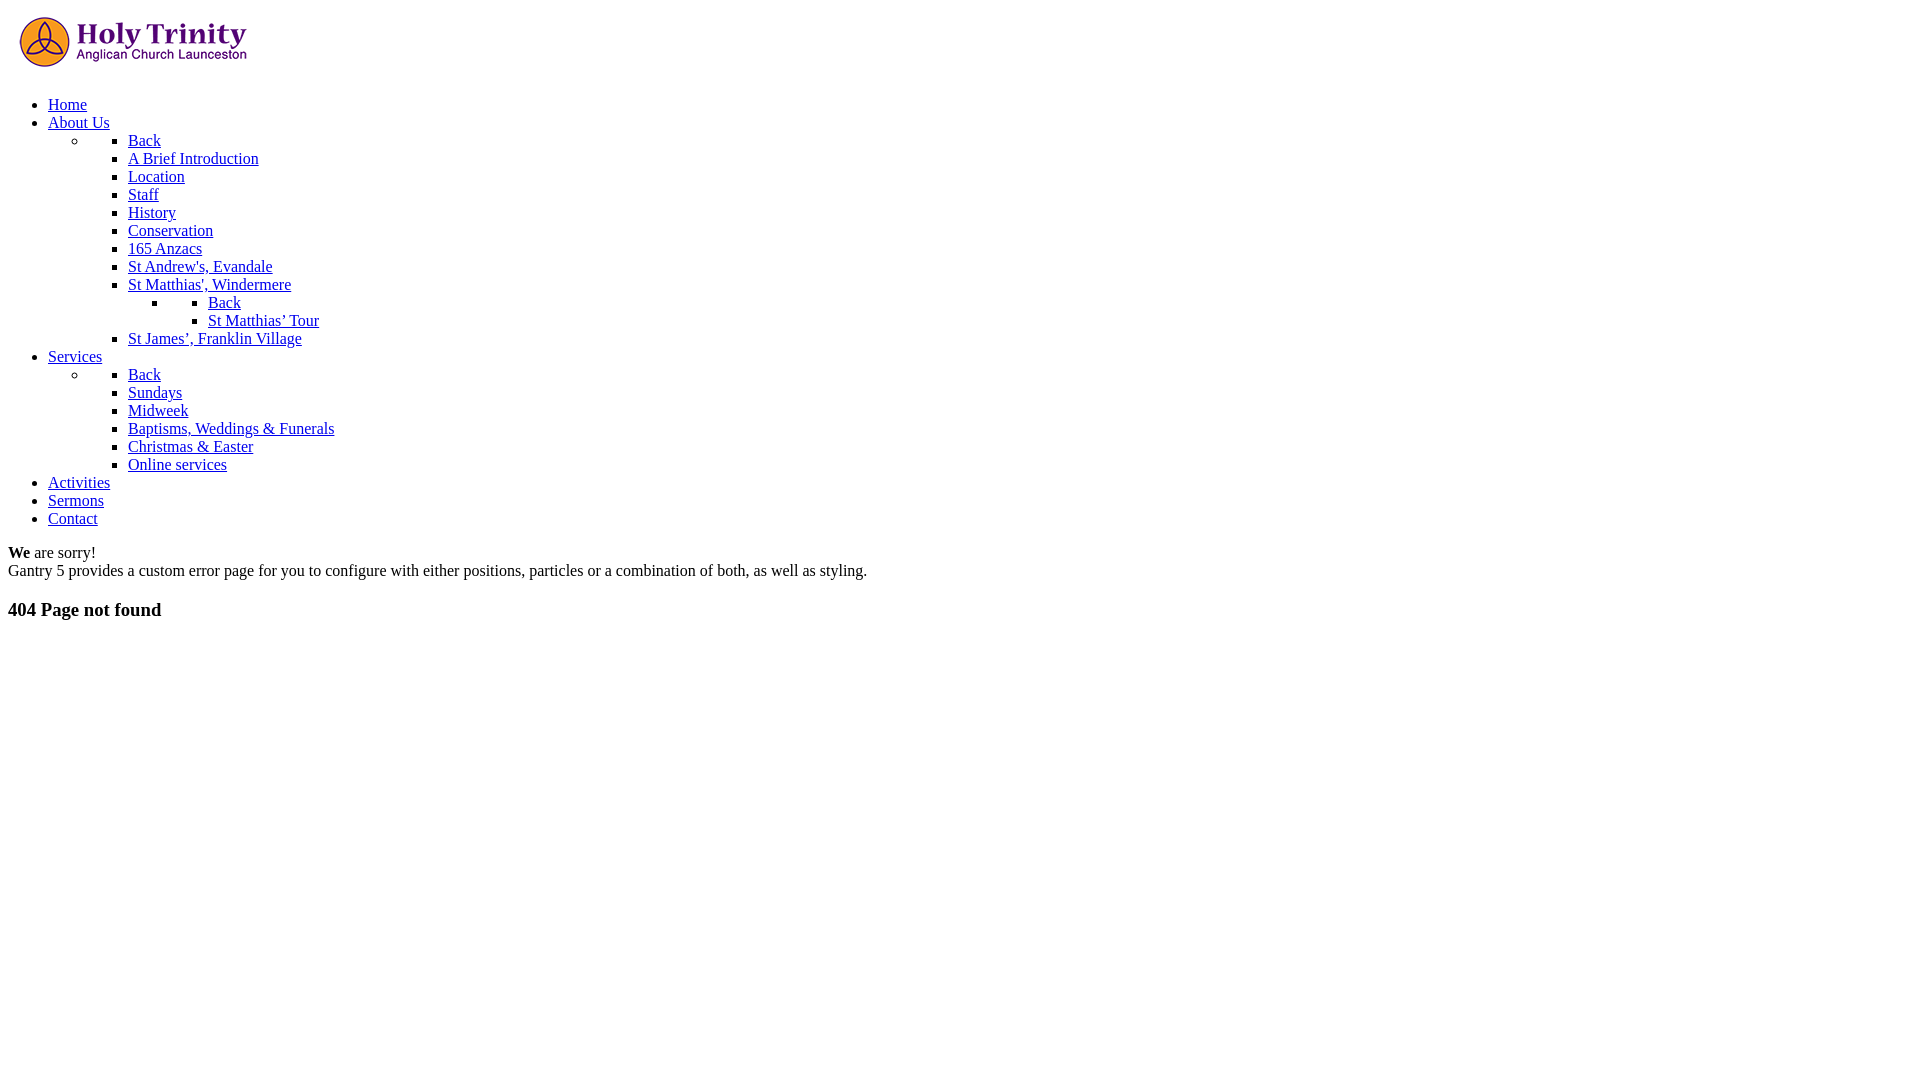  I want to click on 'Home', so click(67, 104).